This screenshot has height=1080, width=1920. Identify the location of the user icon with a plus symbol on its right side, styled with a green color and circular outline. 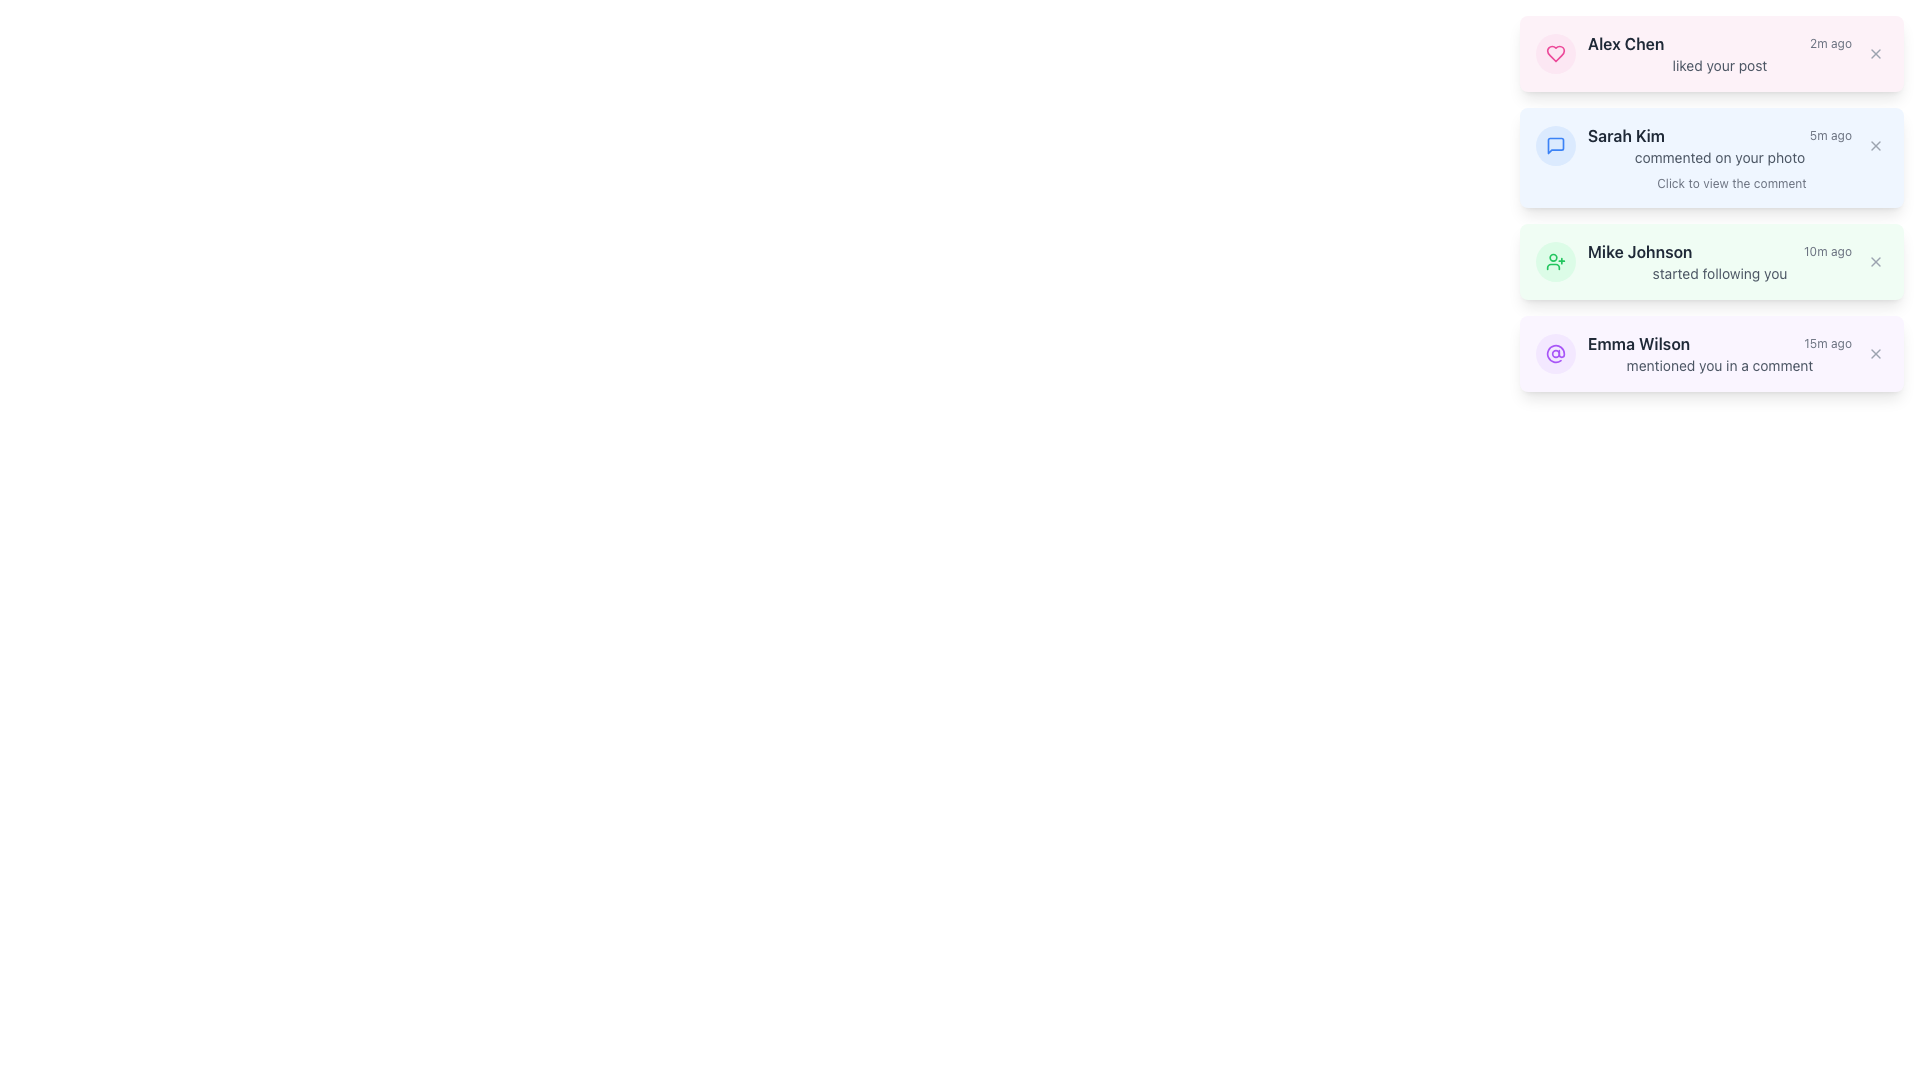
(1554, 261).